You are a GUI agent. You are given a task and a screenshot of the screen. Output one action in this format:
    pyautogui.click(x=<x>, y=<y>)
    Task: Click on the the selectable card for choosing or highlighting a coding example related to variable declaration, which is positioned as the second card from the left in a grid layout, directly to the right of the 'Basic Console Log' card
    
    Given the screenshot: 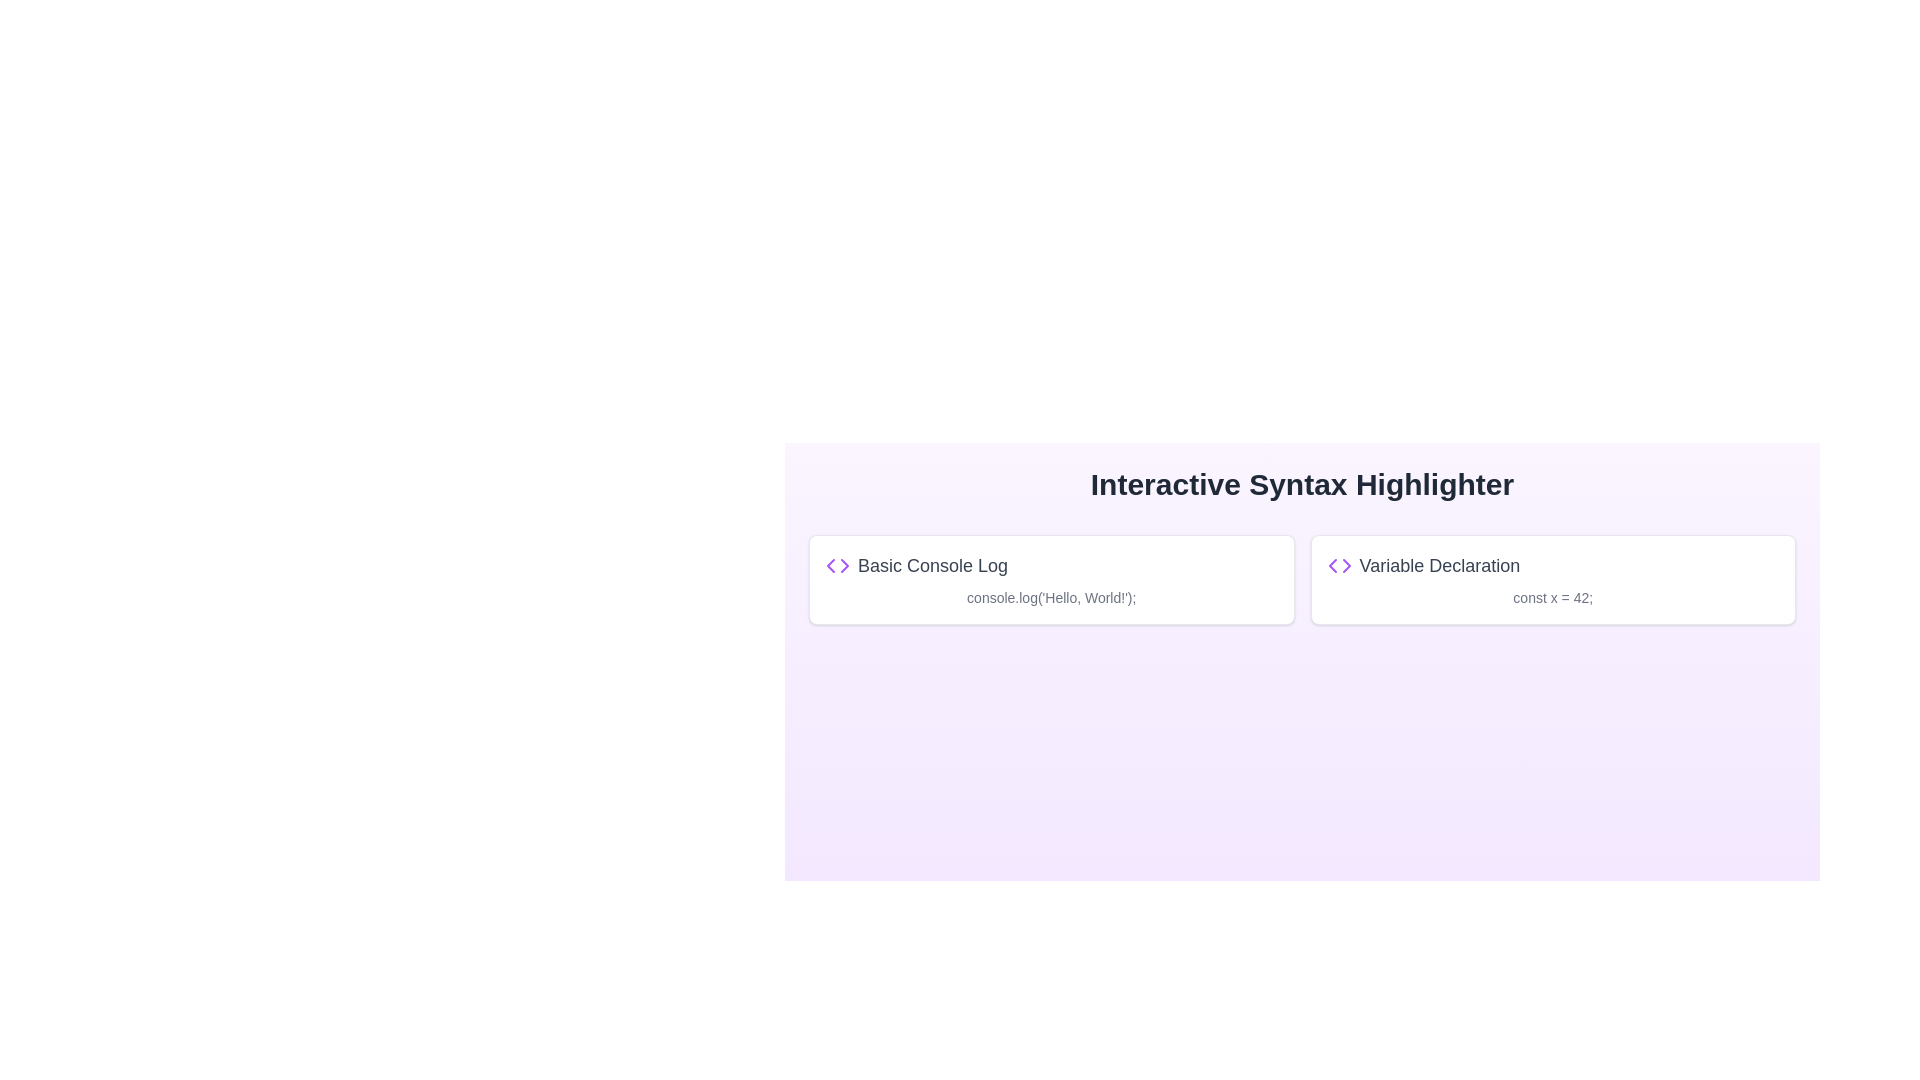 What is the action you would take?
    pyautogui.click(x=1552, y=579)
    